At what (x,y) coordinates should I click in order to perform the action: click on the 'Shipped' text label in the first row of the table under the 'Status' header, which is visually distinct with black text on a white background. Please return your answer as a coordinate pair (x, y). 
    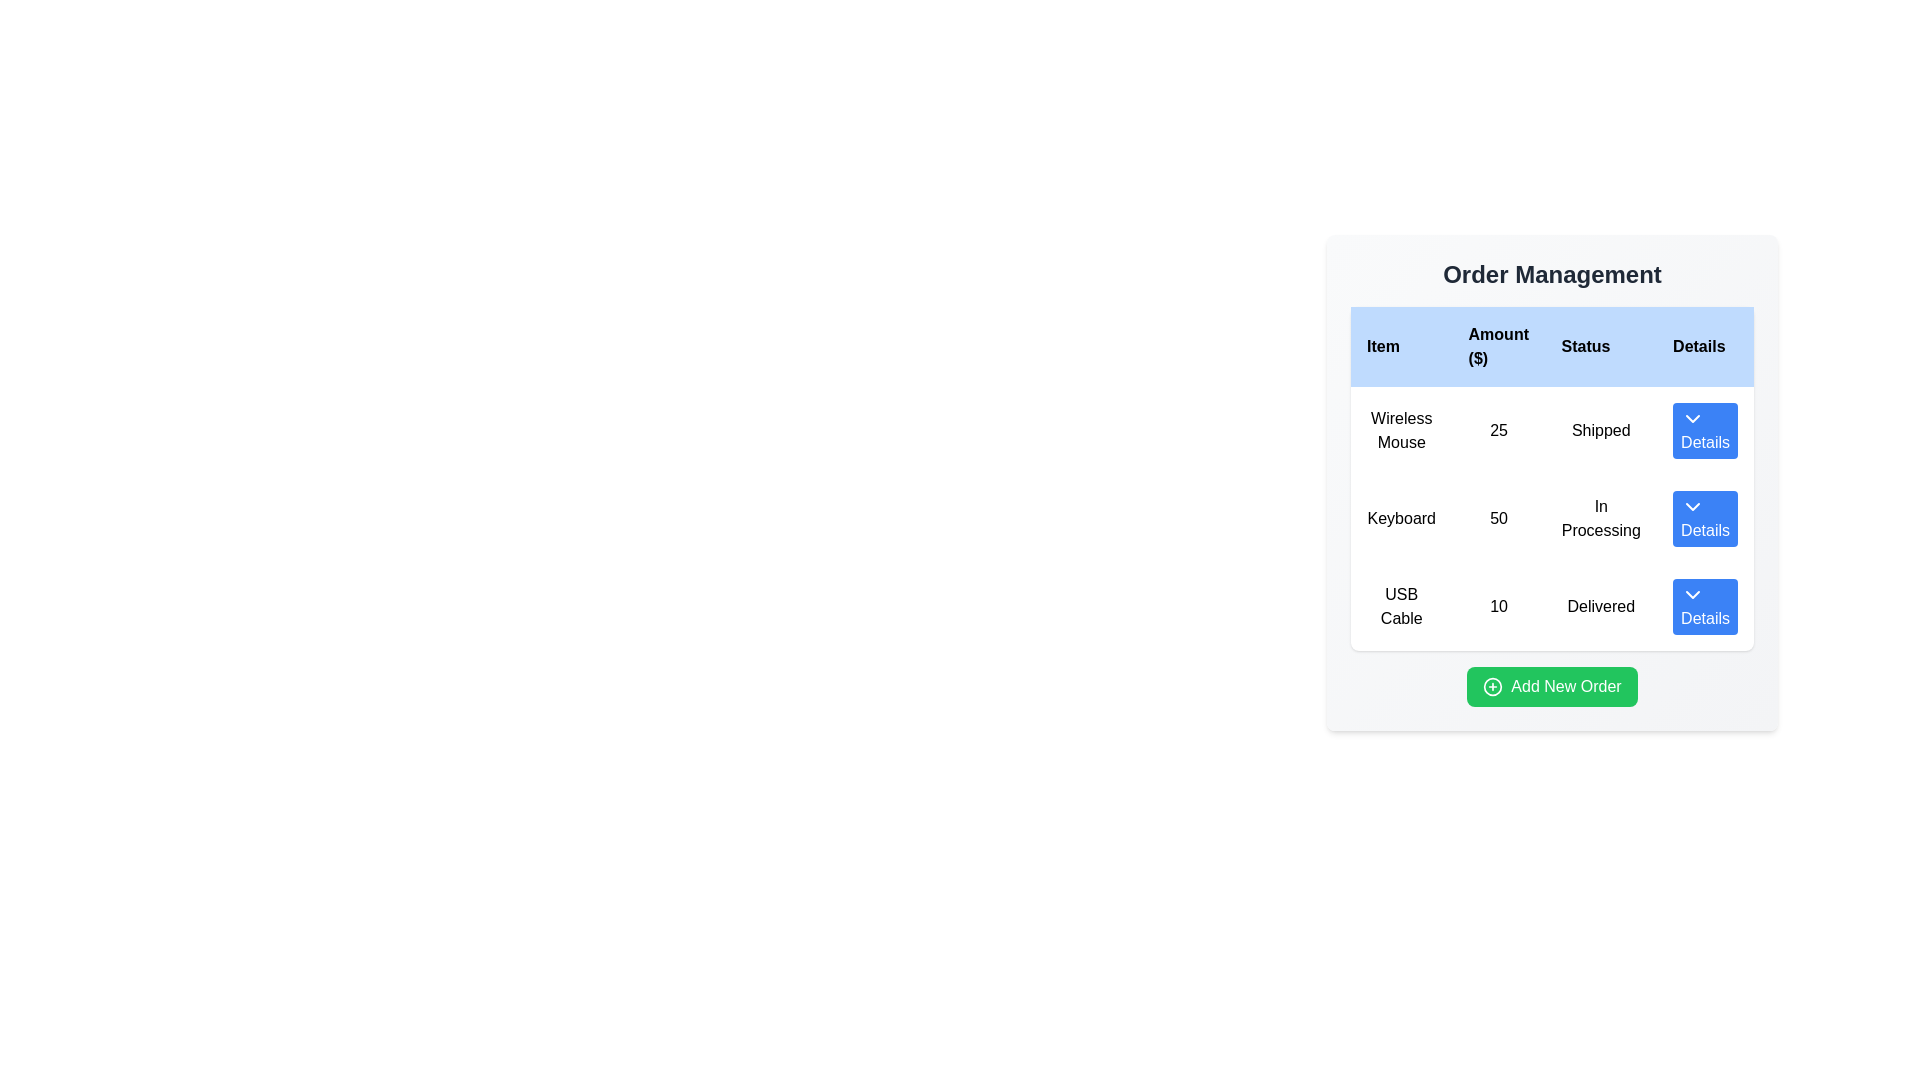
    Looking at the image, I should click on (1601, 430).